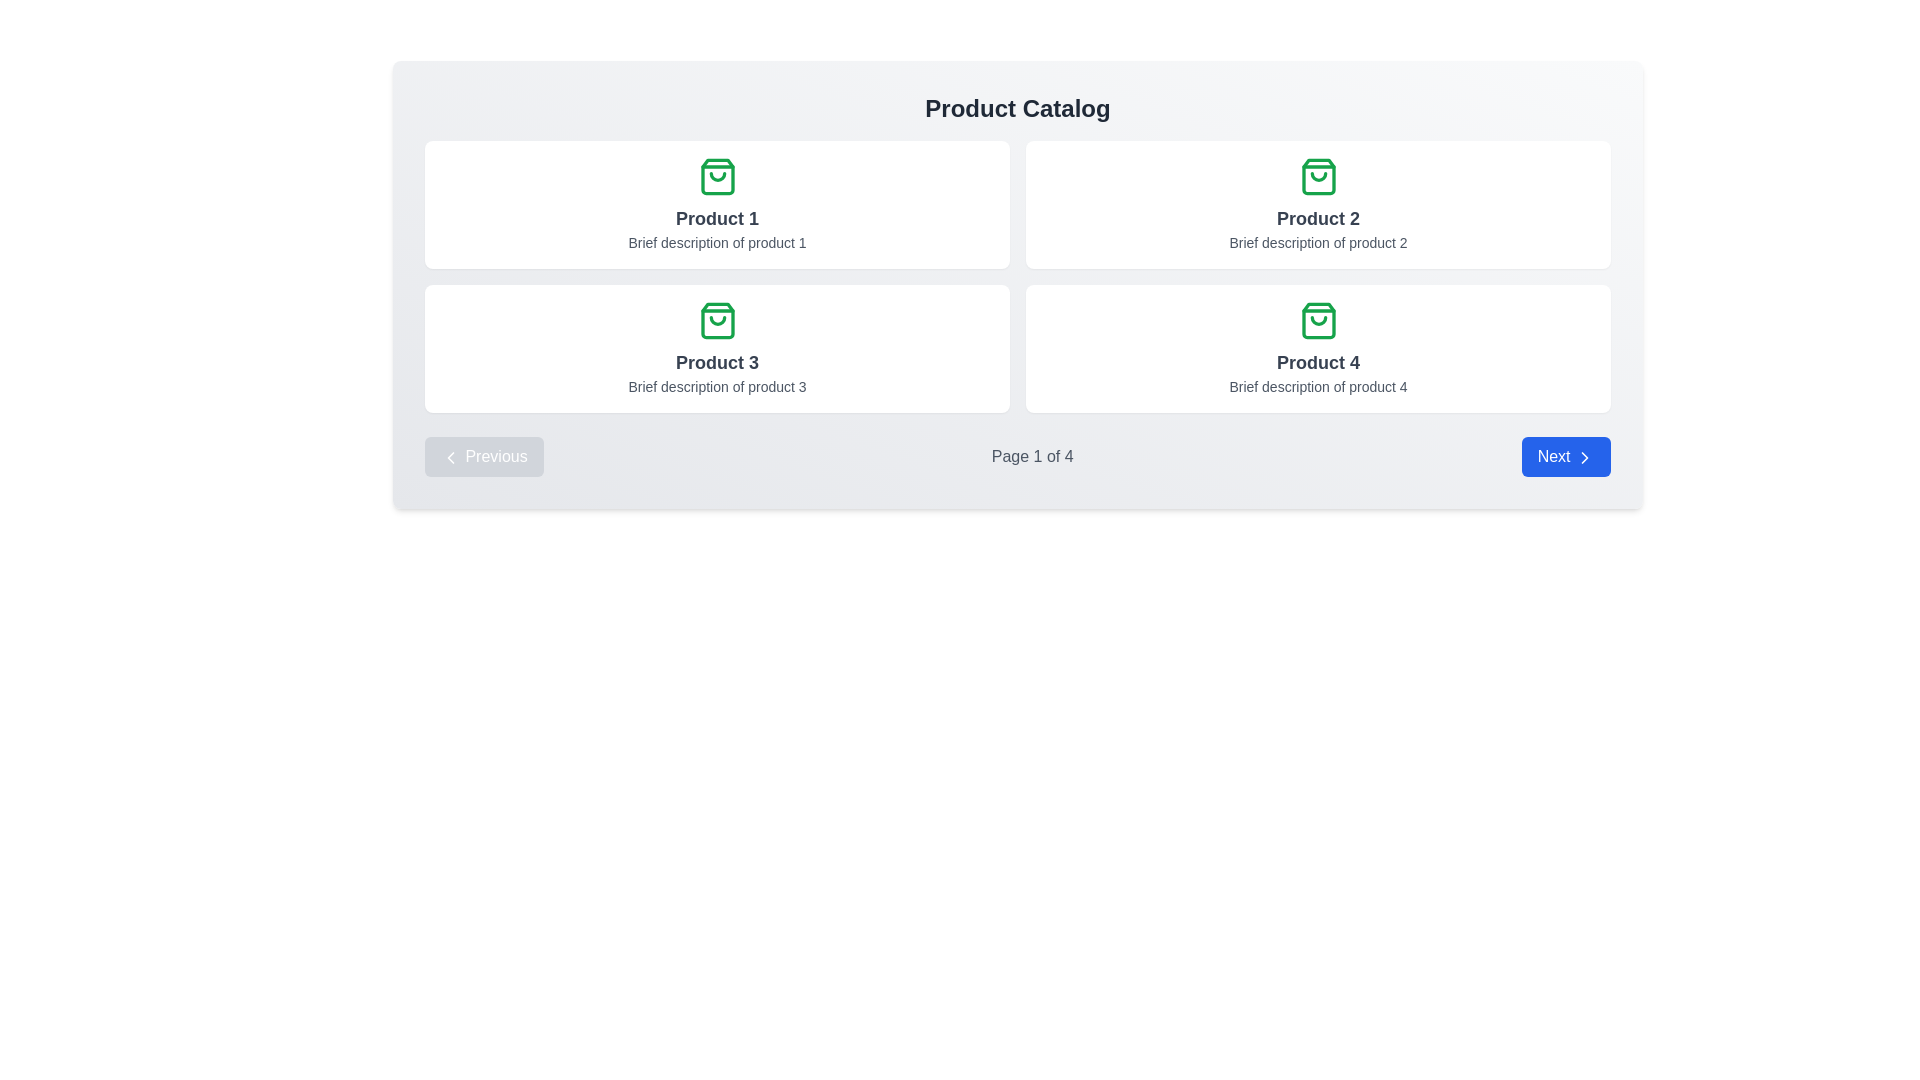  I want to click on the decorative icon within the fourth product card titled 'Product 4', located in the bottom-right corner of the product grid, so click(1318, 319).